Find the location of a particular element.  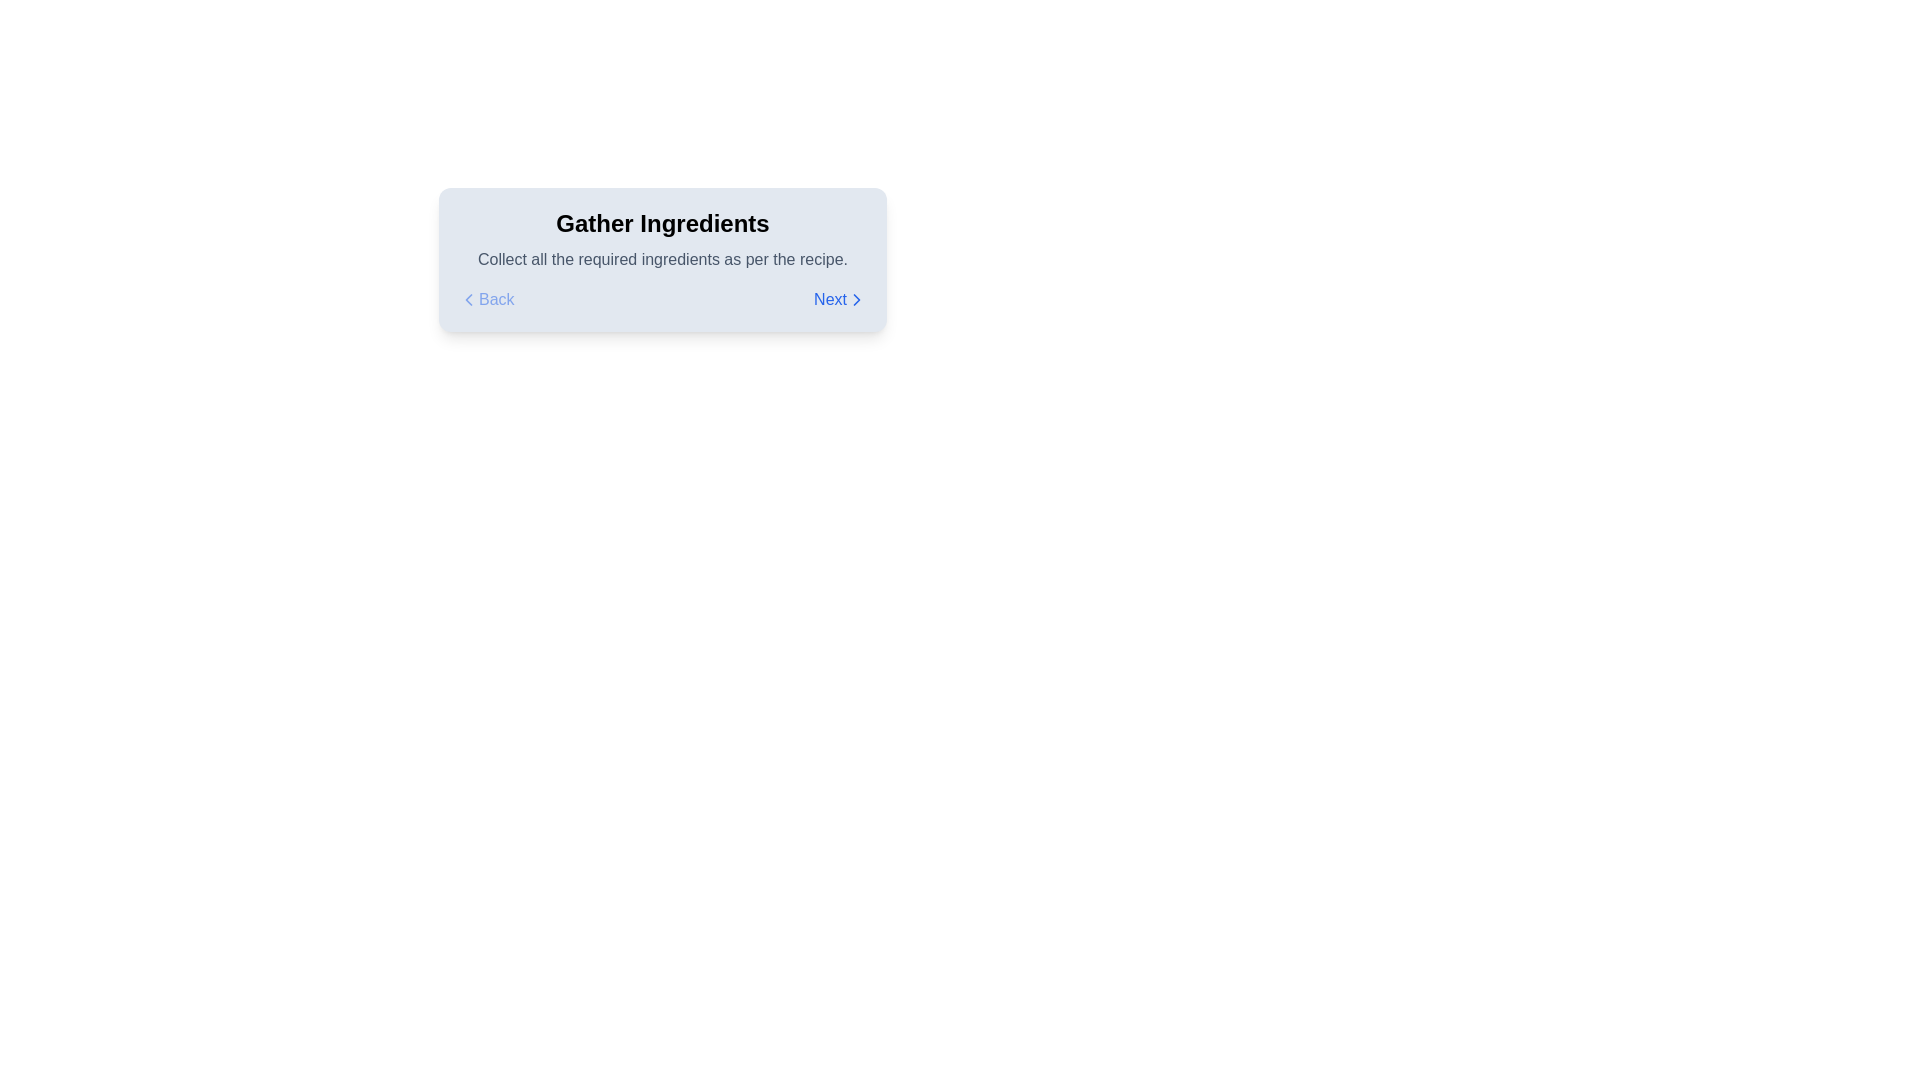

the instructional Text label that provides guidance for the 'Gather Ingredients' section, located between the title and navigation options is located at coordinates (662, 258).